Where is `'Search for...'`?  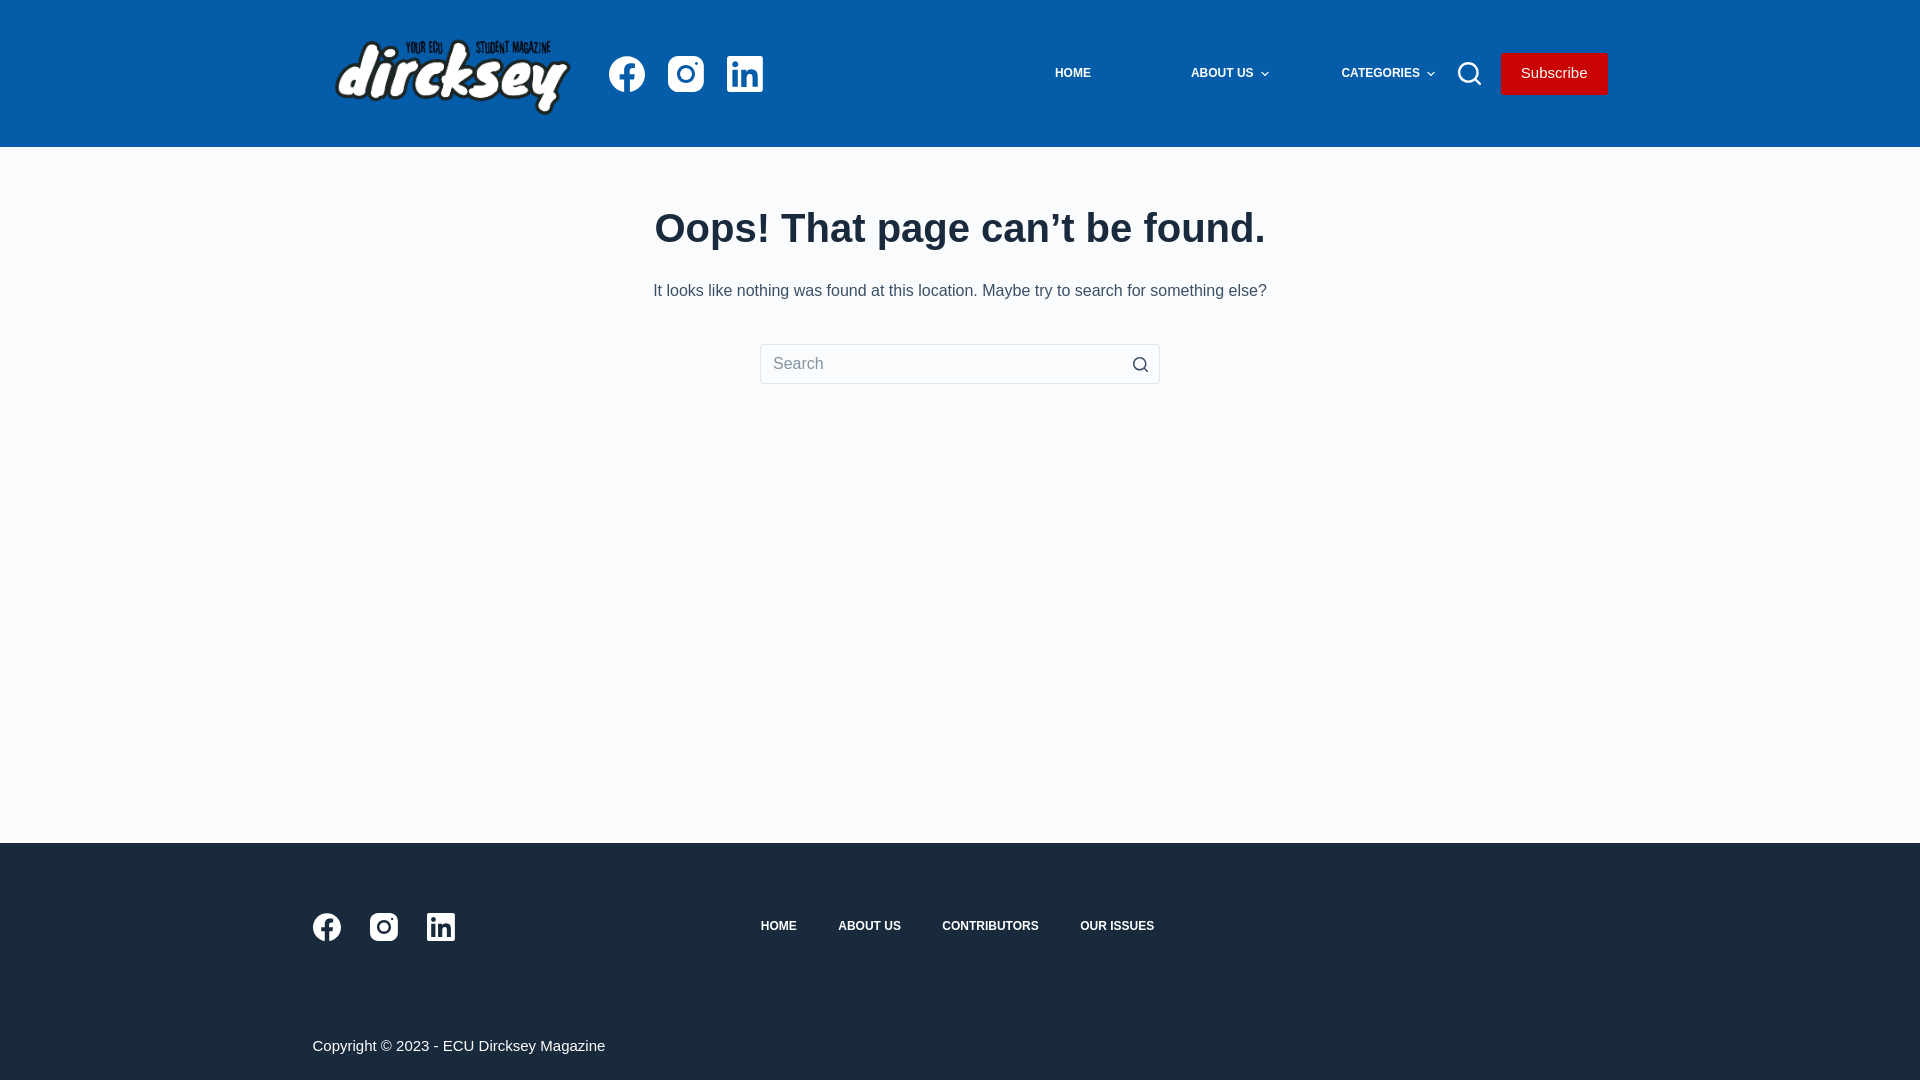 'Search for...' is located at coordinates (960, 363).